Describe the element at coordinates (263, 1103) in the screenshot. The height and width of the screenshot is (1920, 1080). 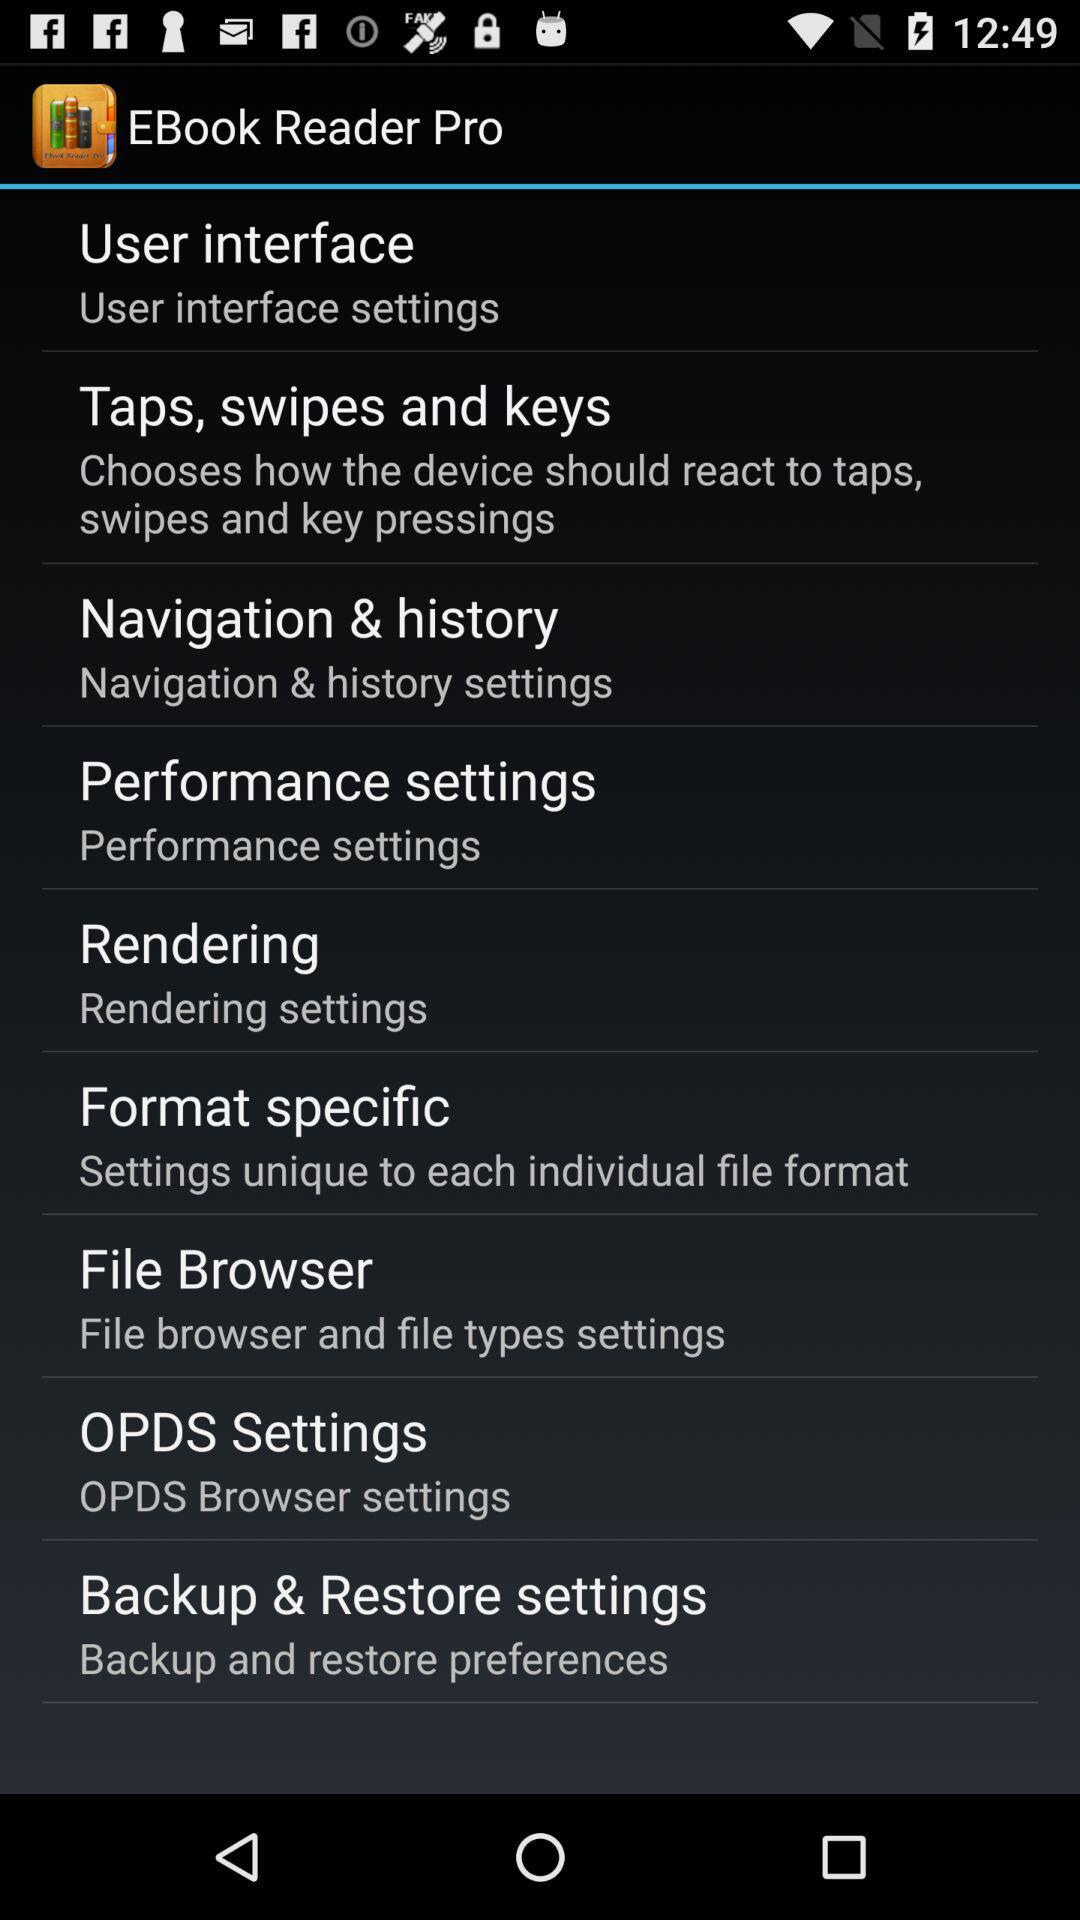
I see `item below rendering settings` at that location.